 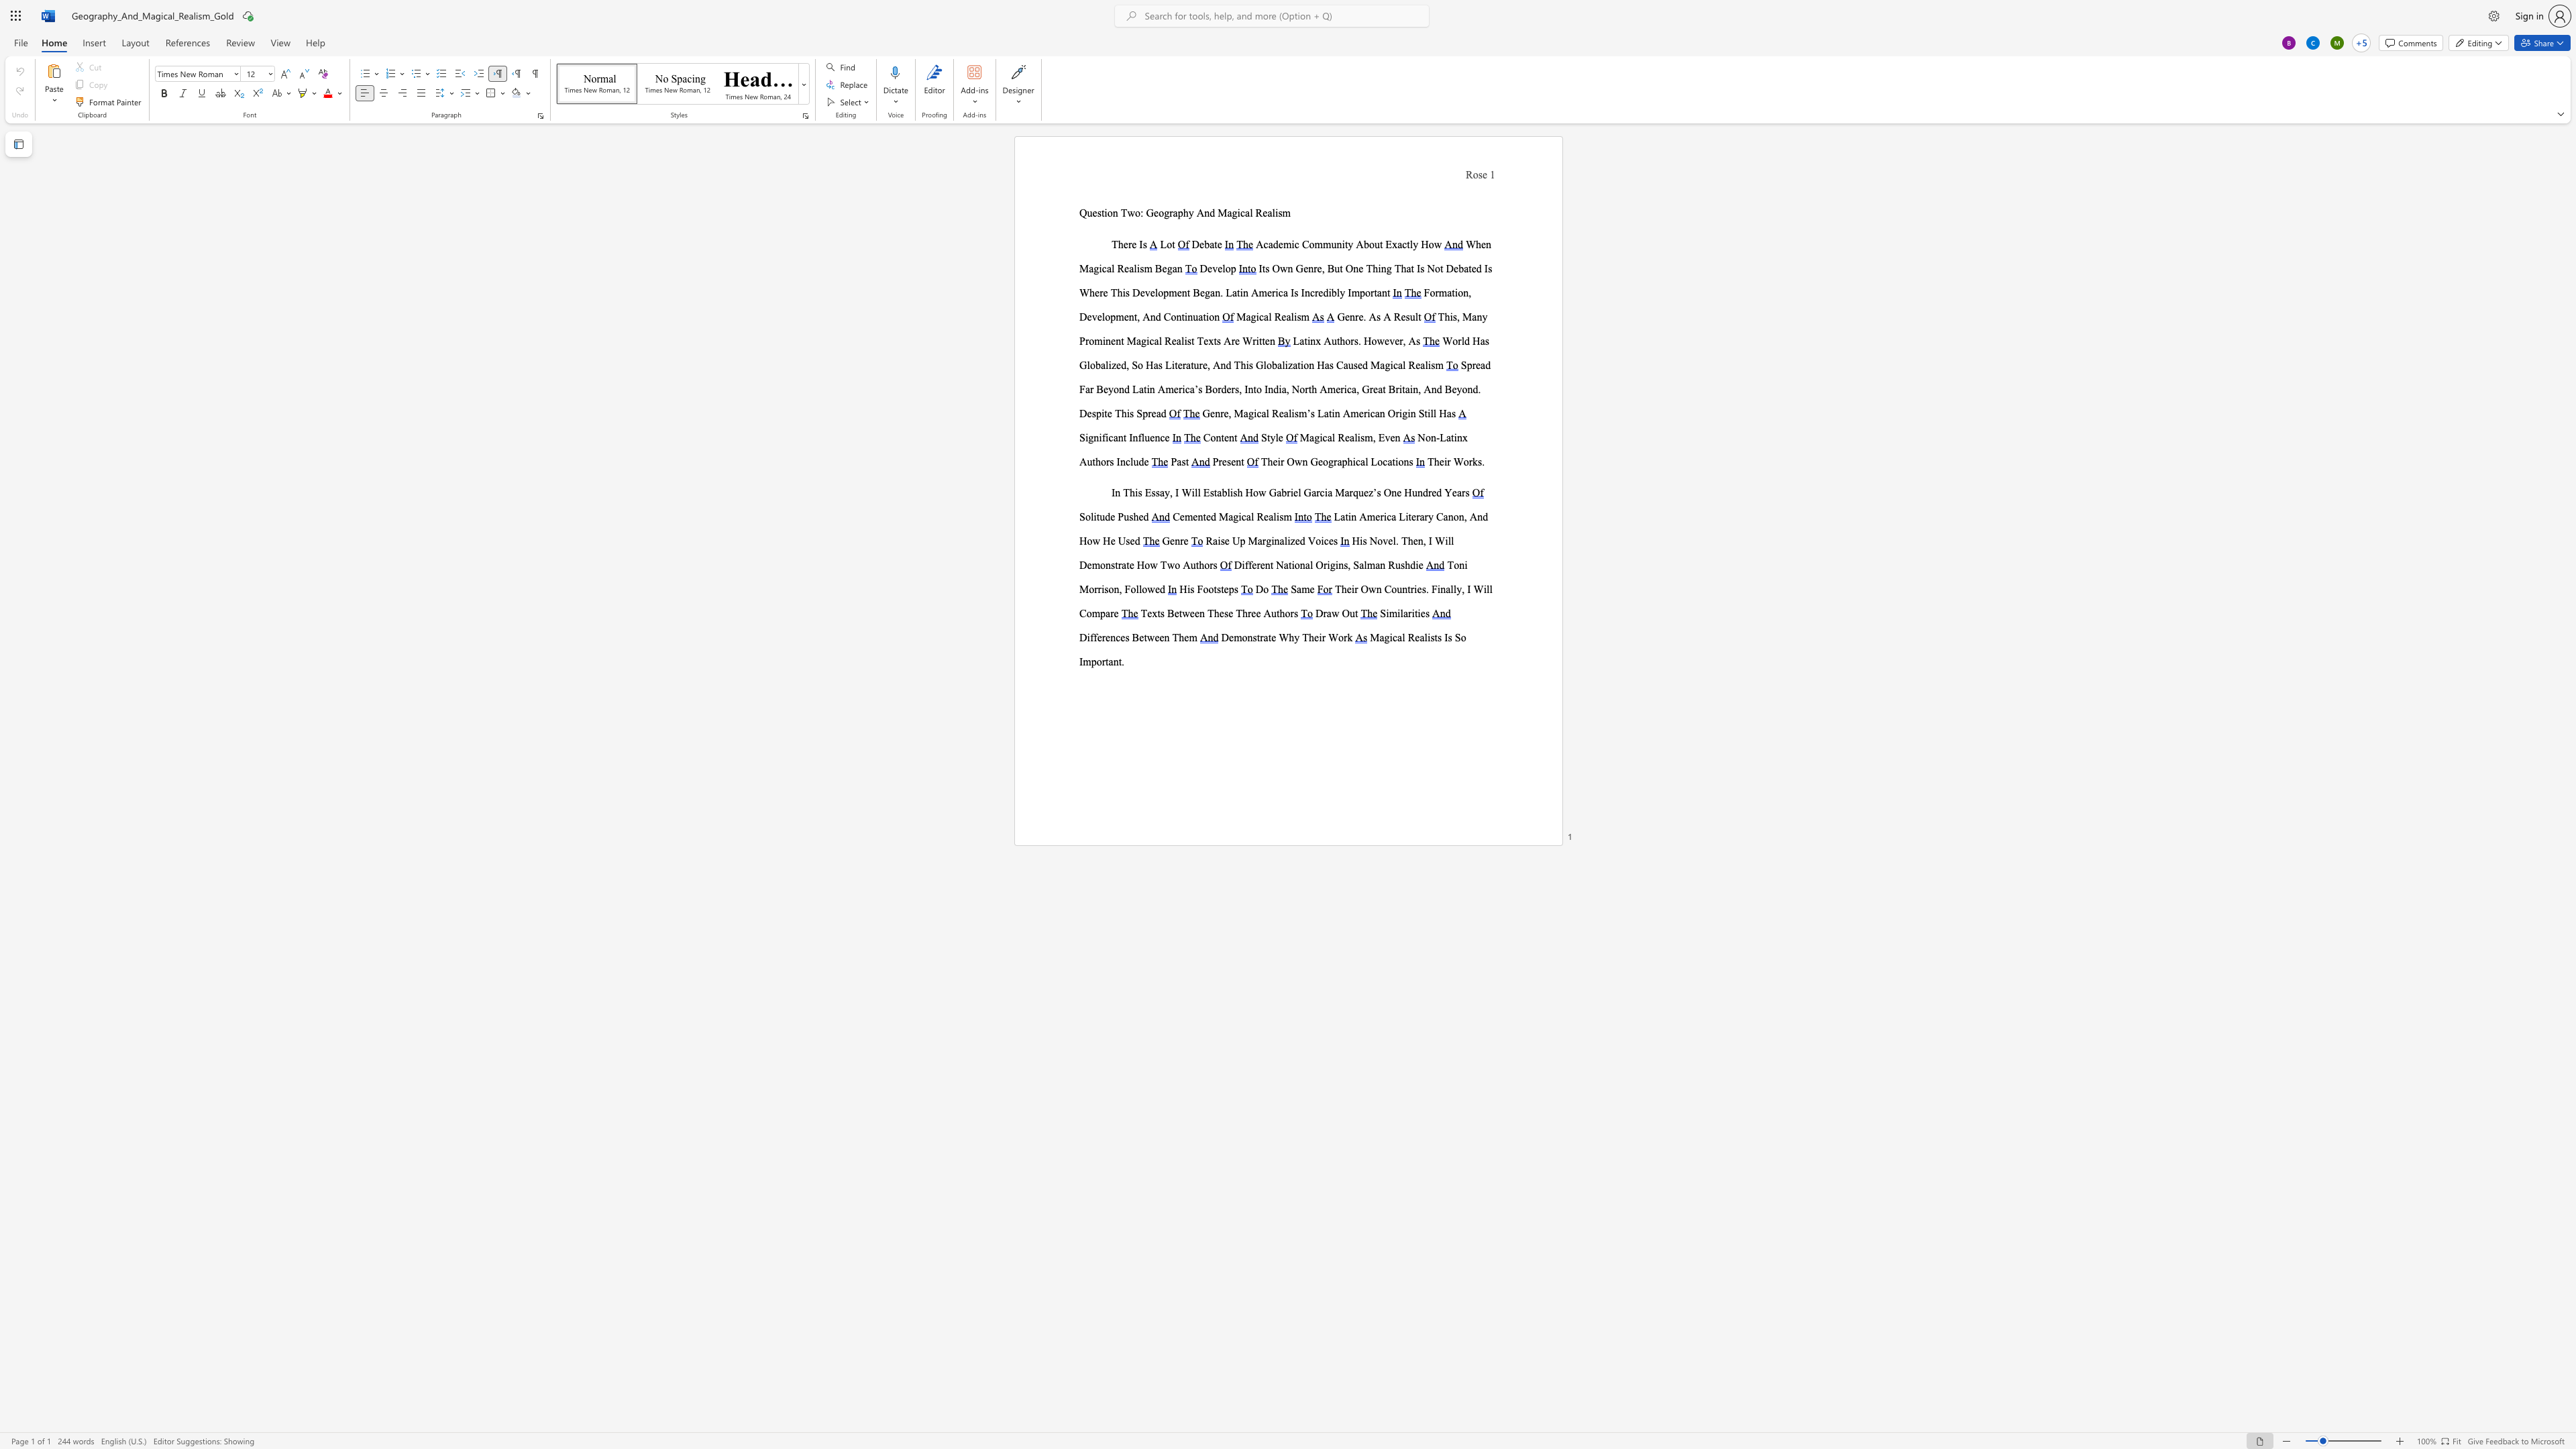 I want to click on the 6th character "i" in the text, so click(x=1391, y=364).